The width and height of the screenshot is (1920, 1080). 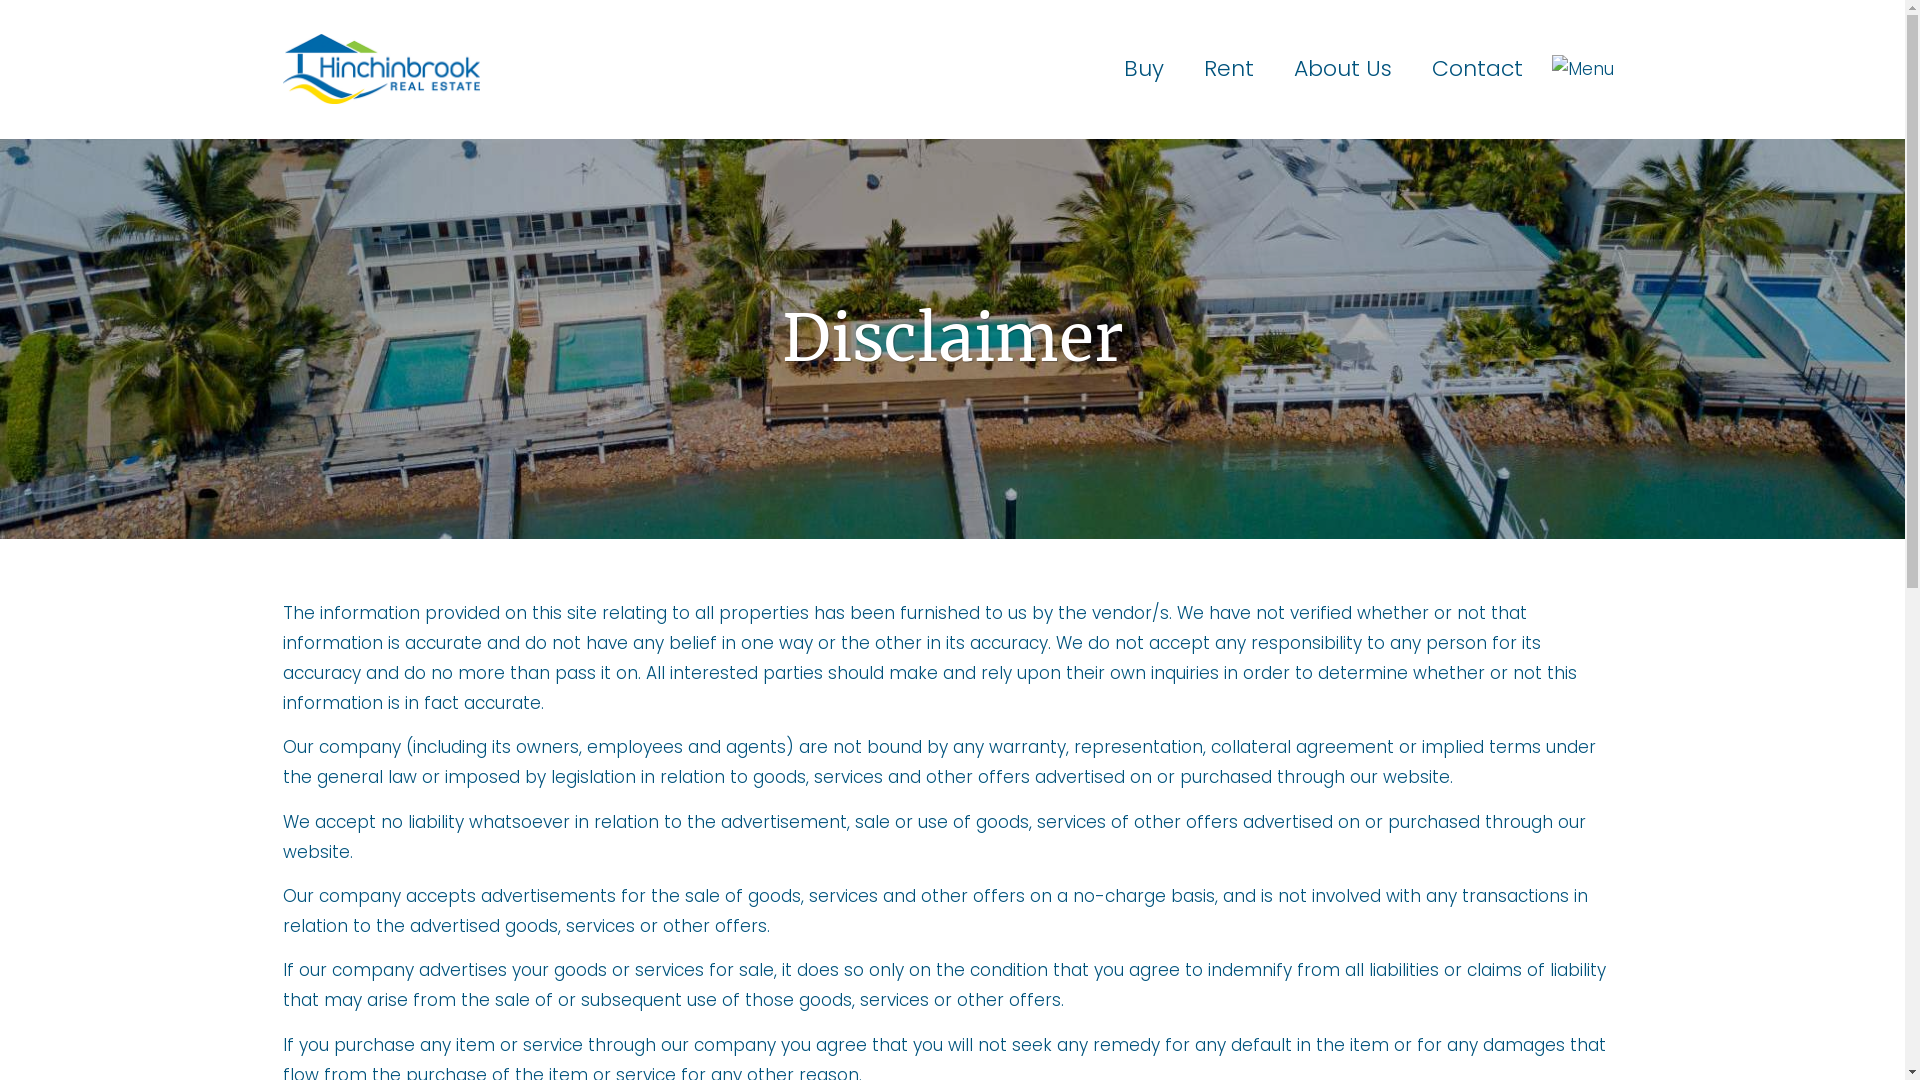 What do you see at coordinates (1103, 68) in the screenshot?
I see `'Buy'` at bounding box center [1103, 68].